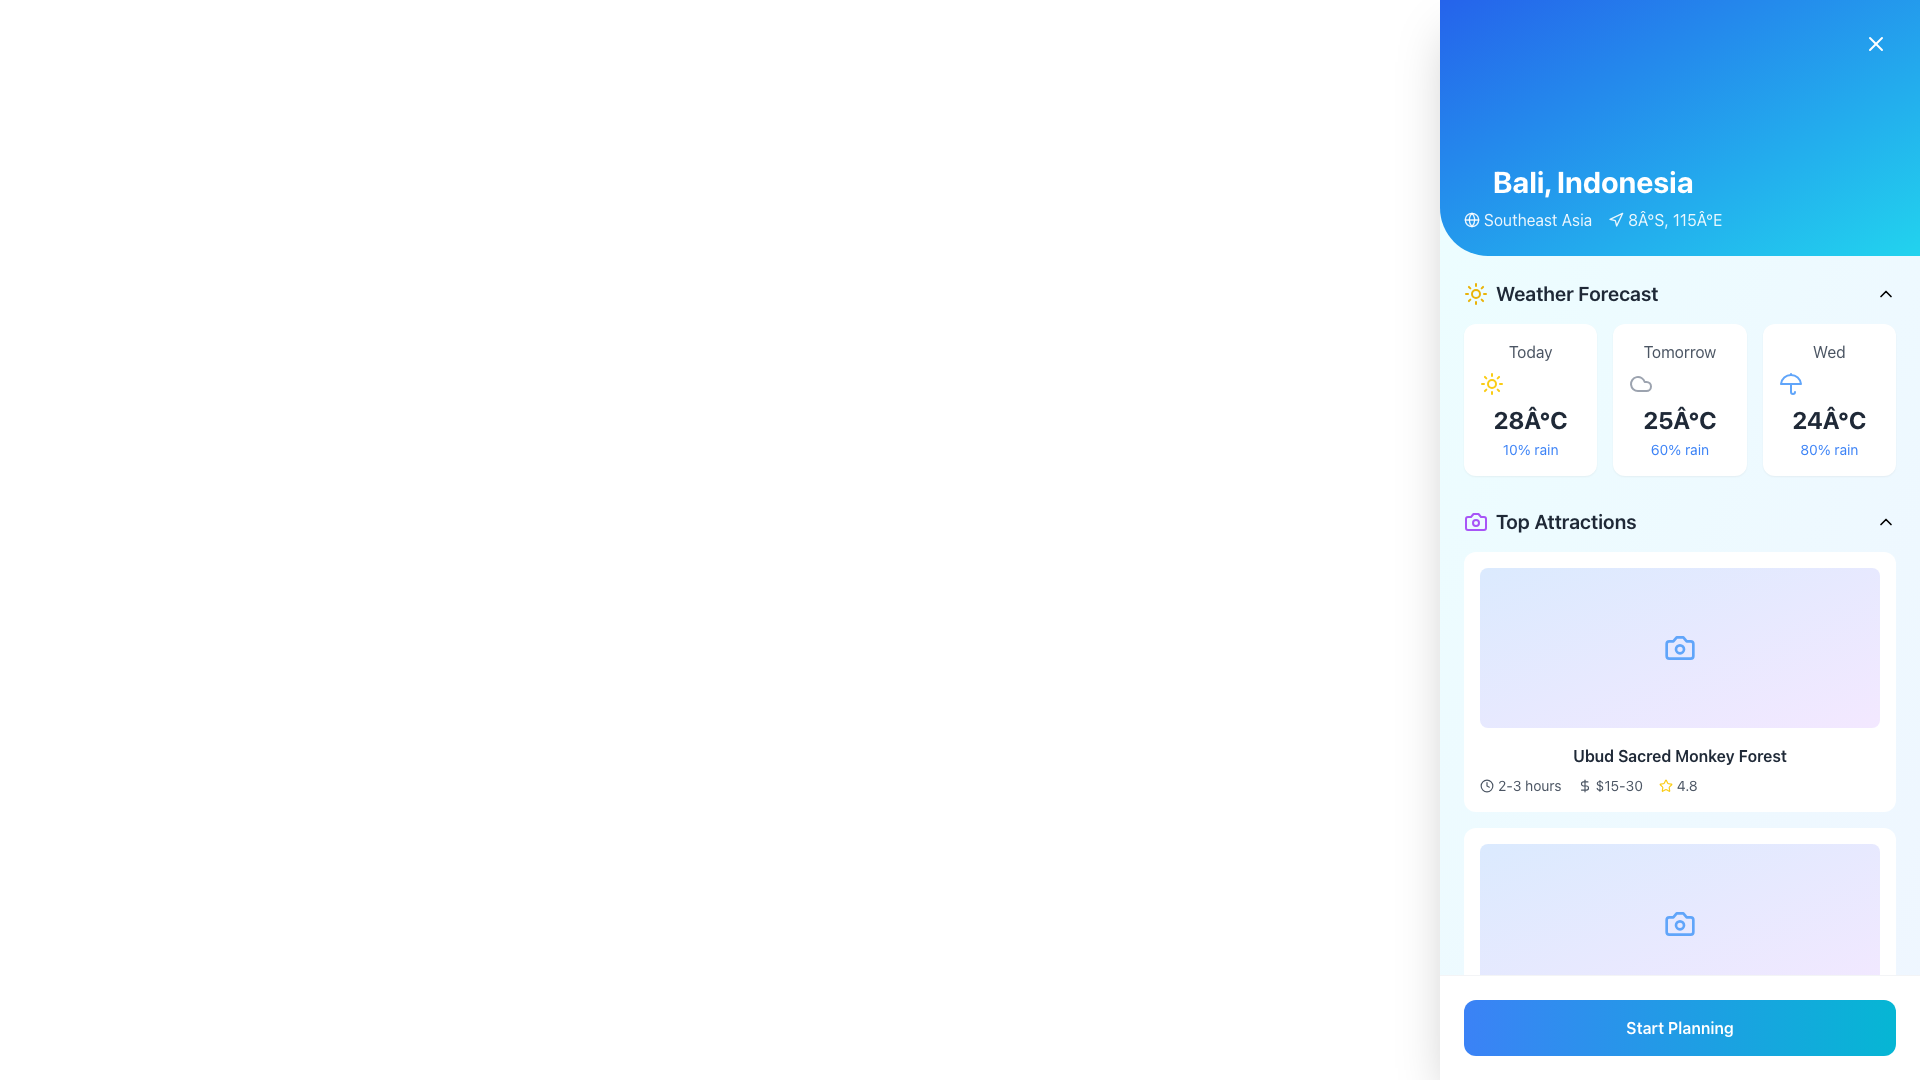 This screenshot has height=1080, width=1920. What do you see at coordinates (1680, 378) in the screenshot?
I see `the displayed weather forecast from the informational component located centrally at the top of the weather section in the sidebar` at bounding box center [1680, 378].